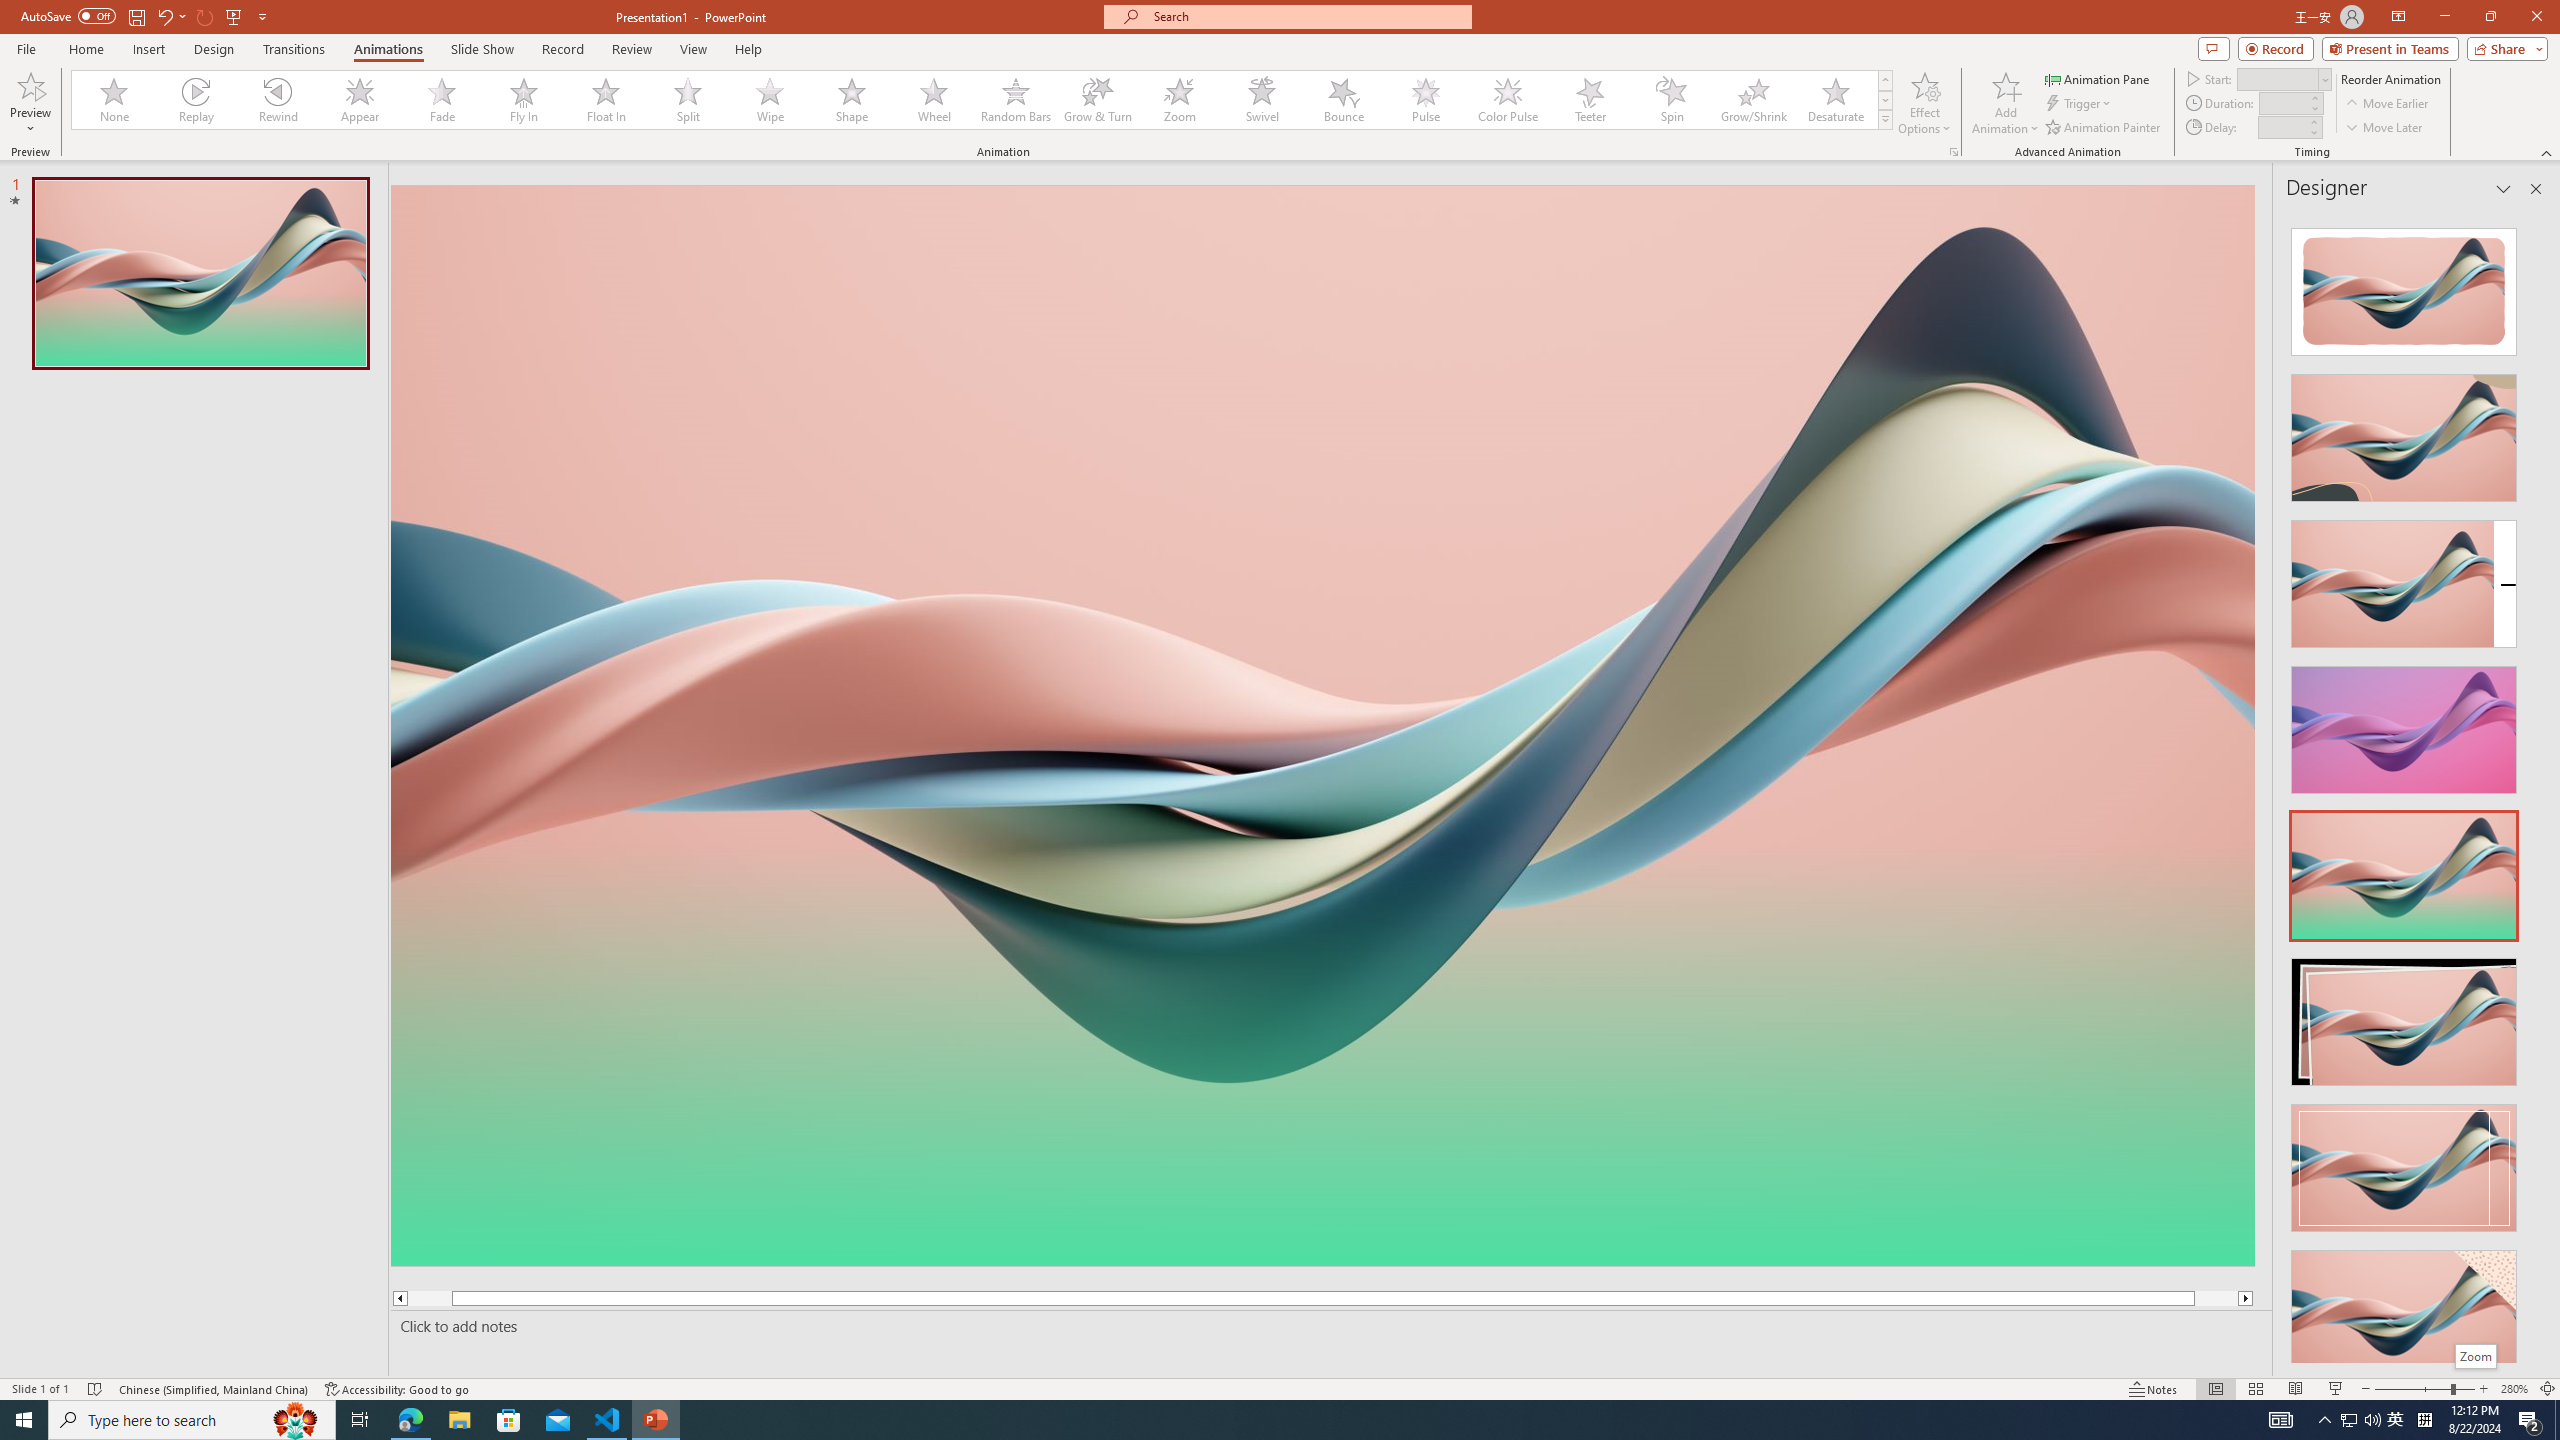 The width and height of the screenshot is (2560, 1440). What do you see at coordinates (1261, 99) in the screenshot?
I see `'Swivel'` at bounding box center [1261, 99].